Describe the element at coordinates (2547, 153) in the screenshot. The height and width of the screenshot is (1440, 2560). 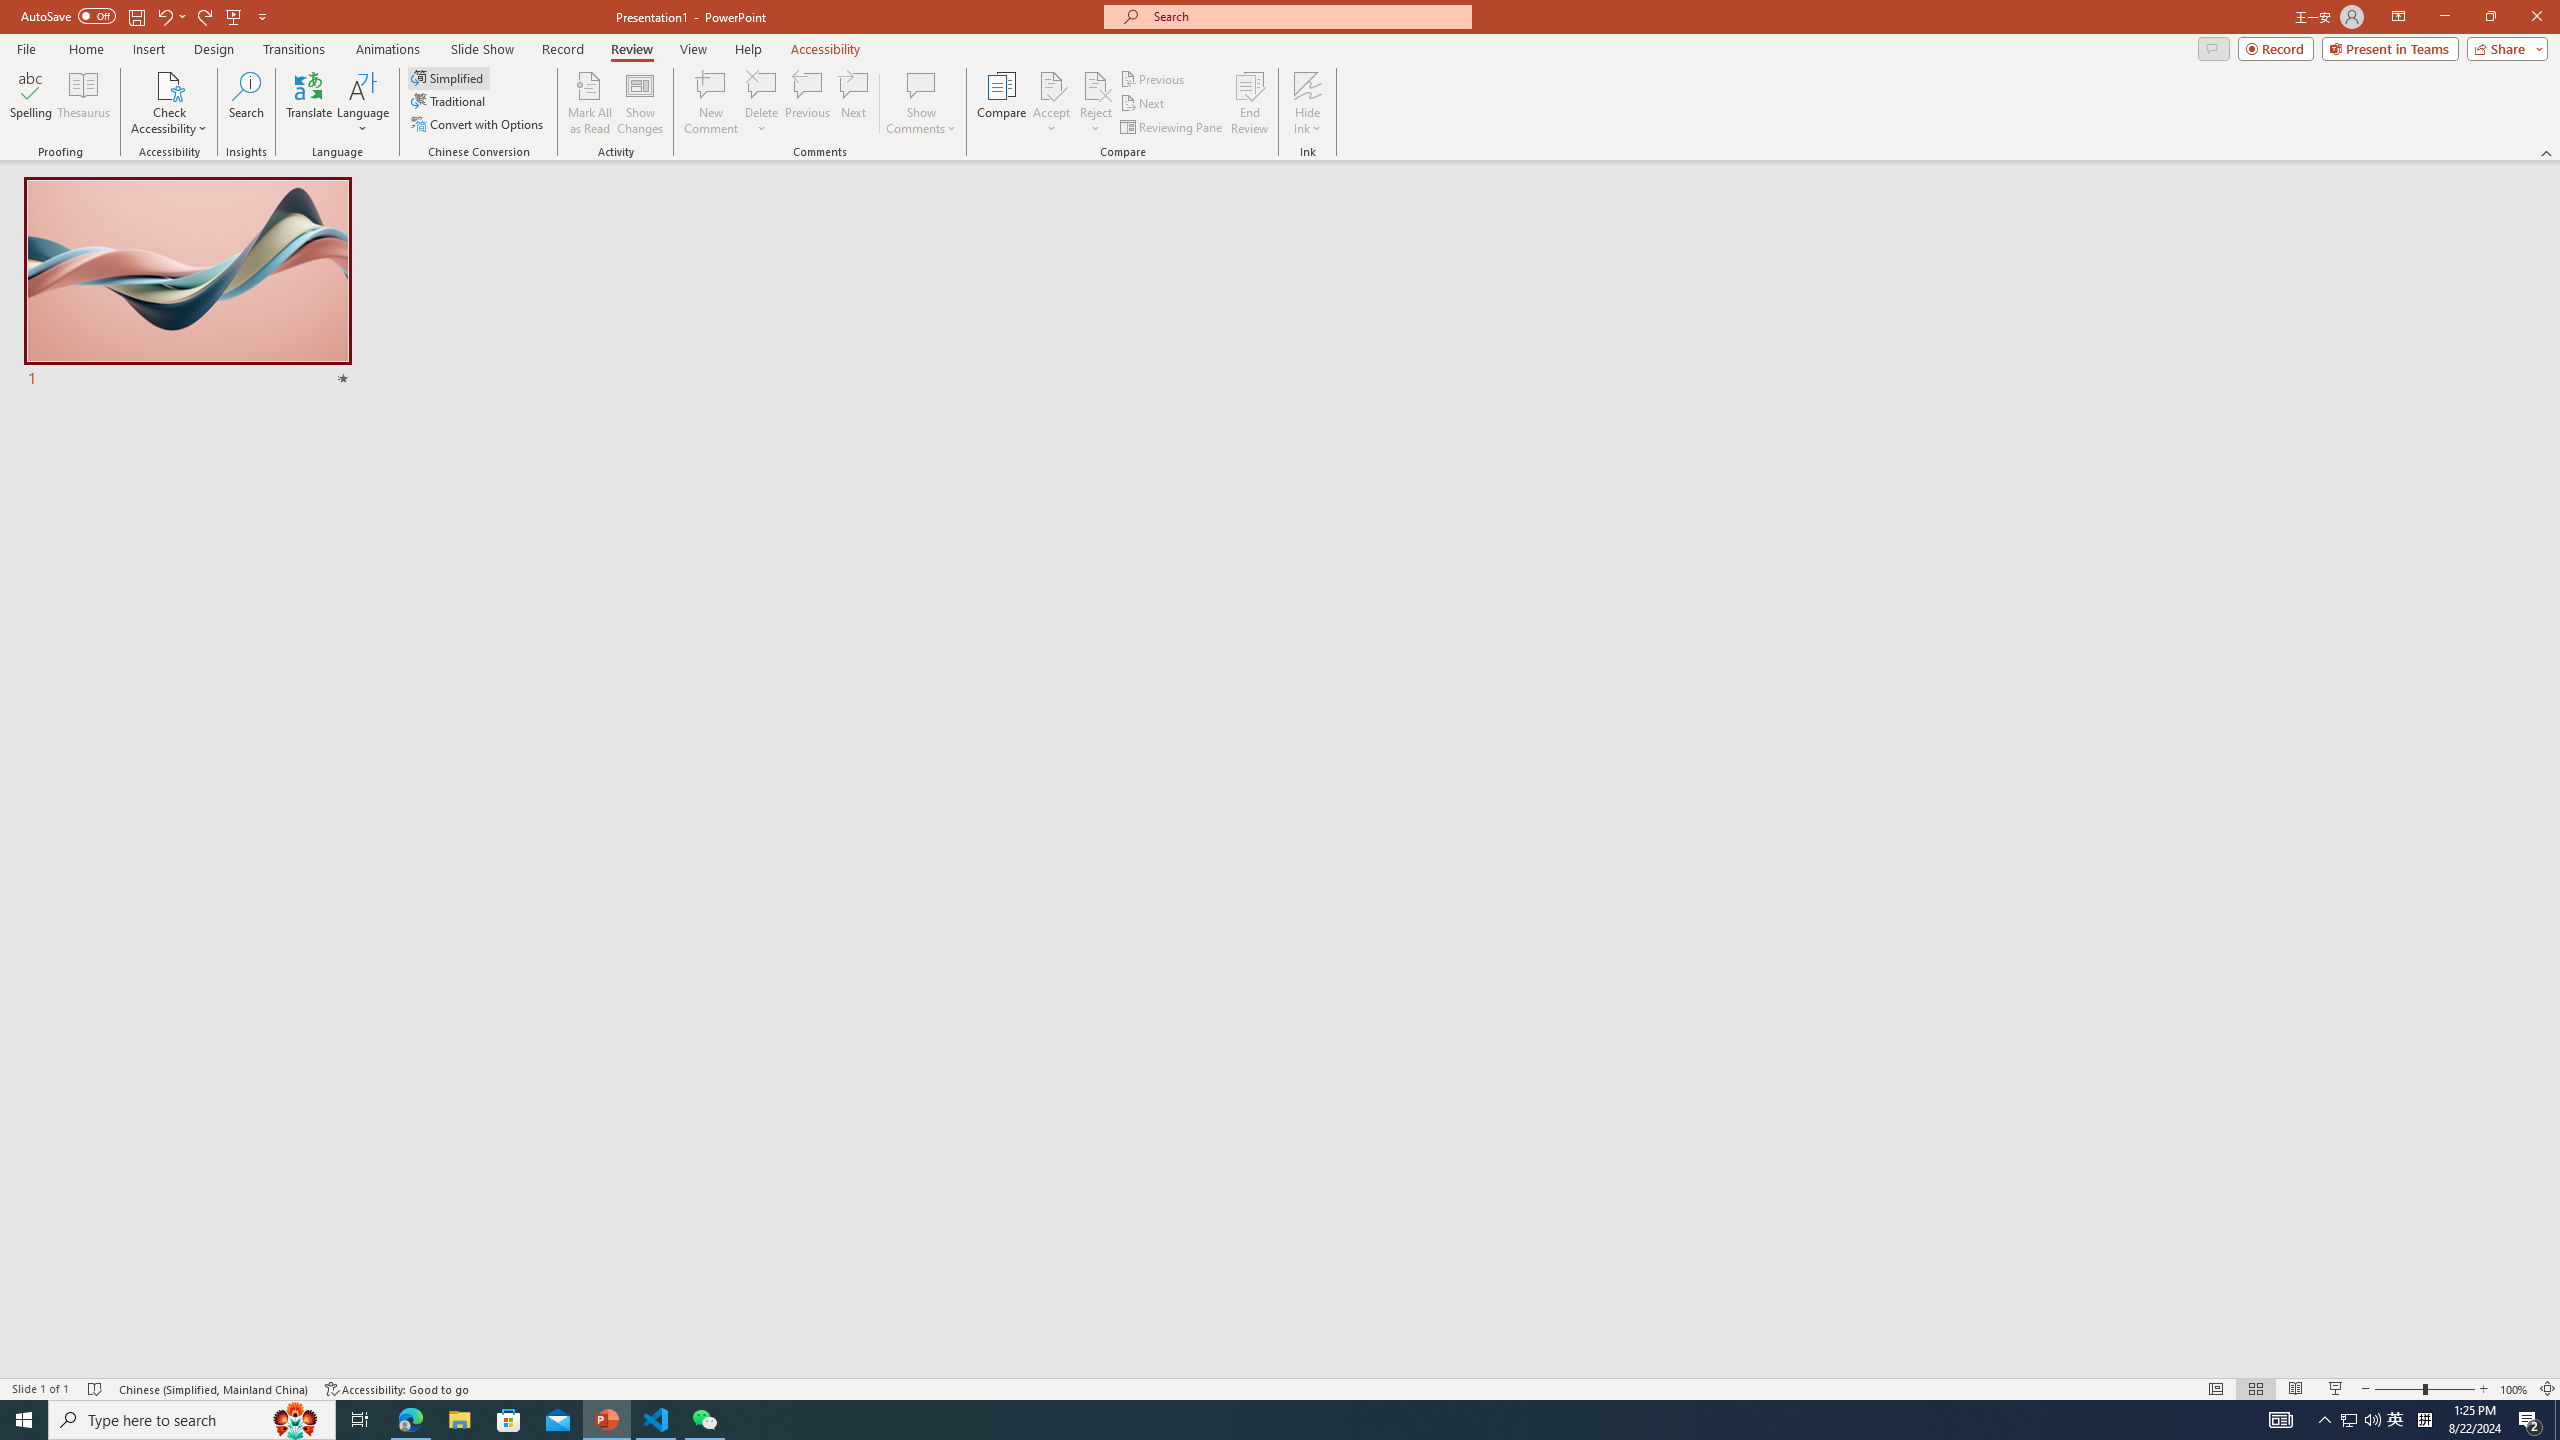
I see `'Collapse the Ribbon'` at that location.